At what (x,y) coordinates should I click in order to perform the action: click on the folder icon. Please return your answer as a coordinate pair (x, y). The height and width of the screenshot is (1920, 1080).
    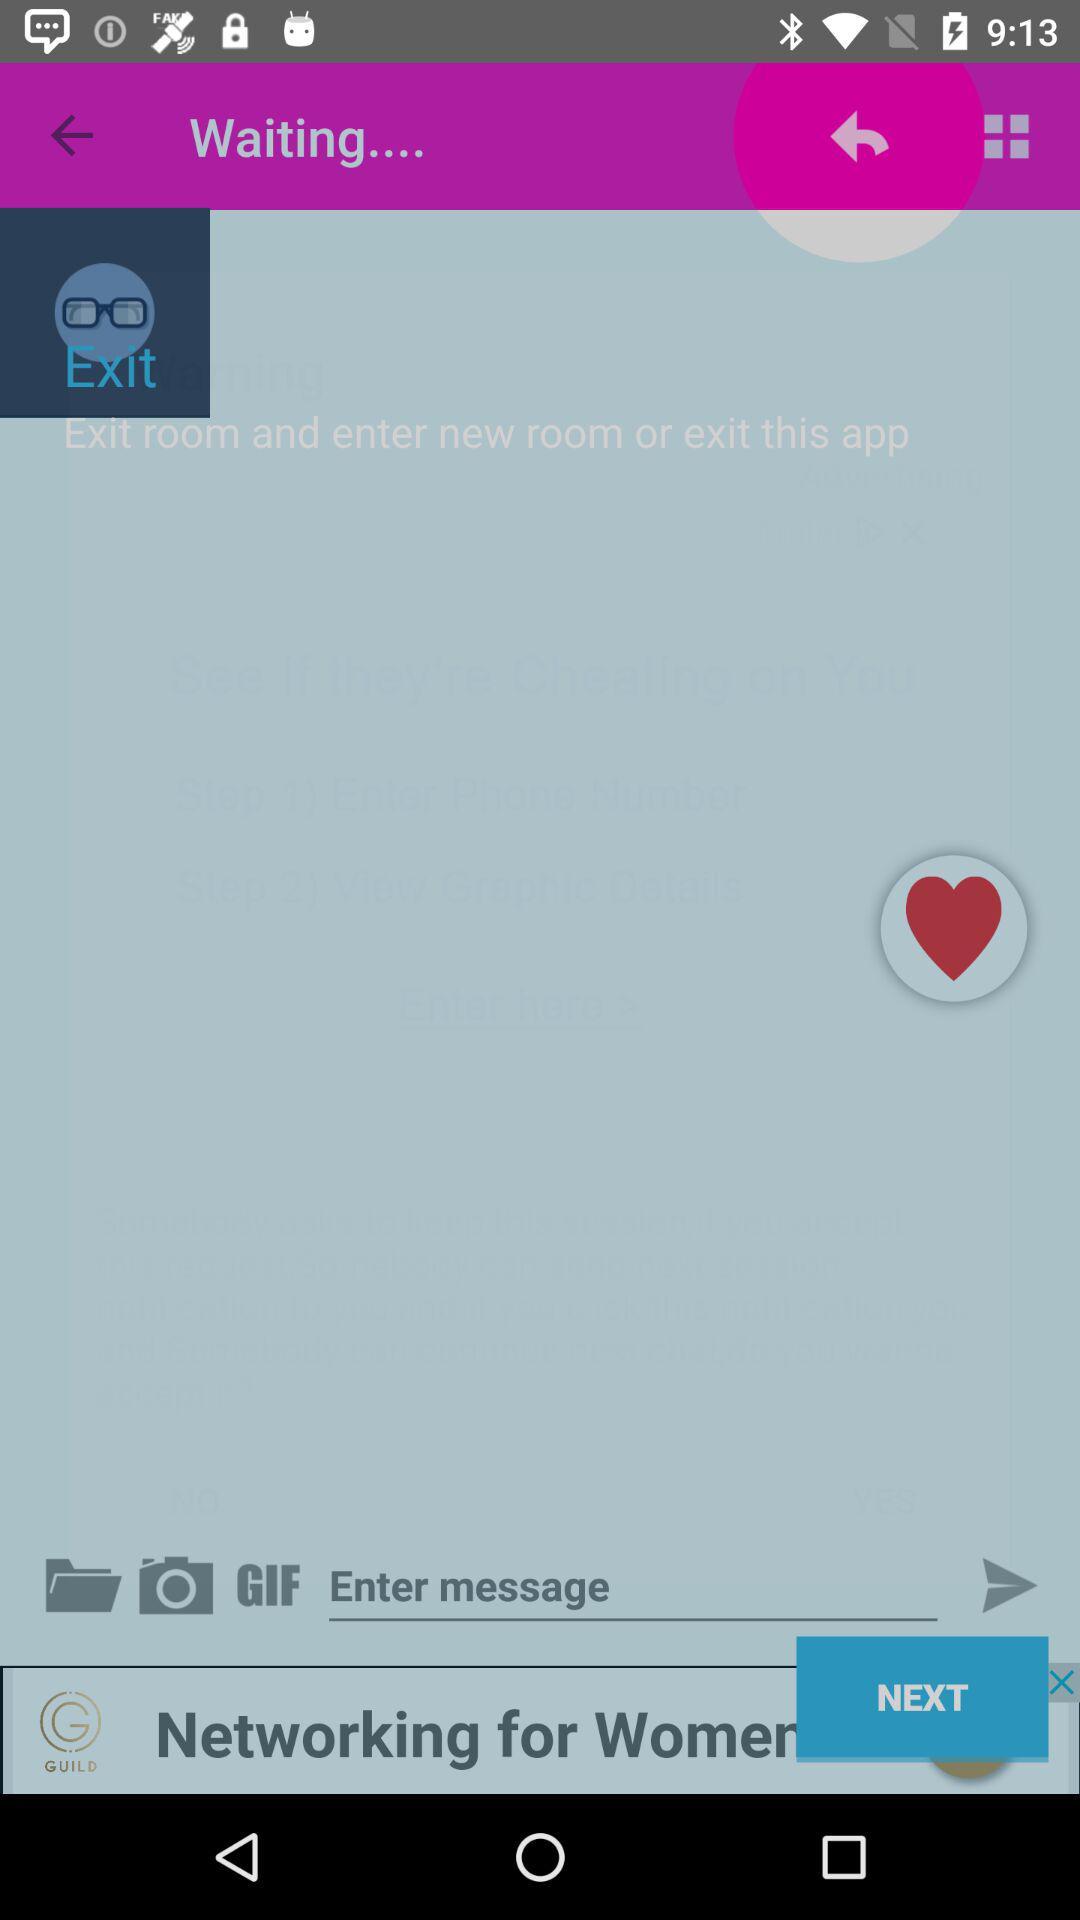
    Looking at the image, I should click on (87, 1584).